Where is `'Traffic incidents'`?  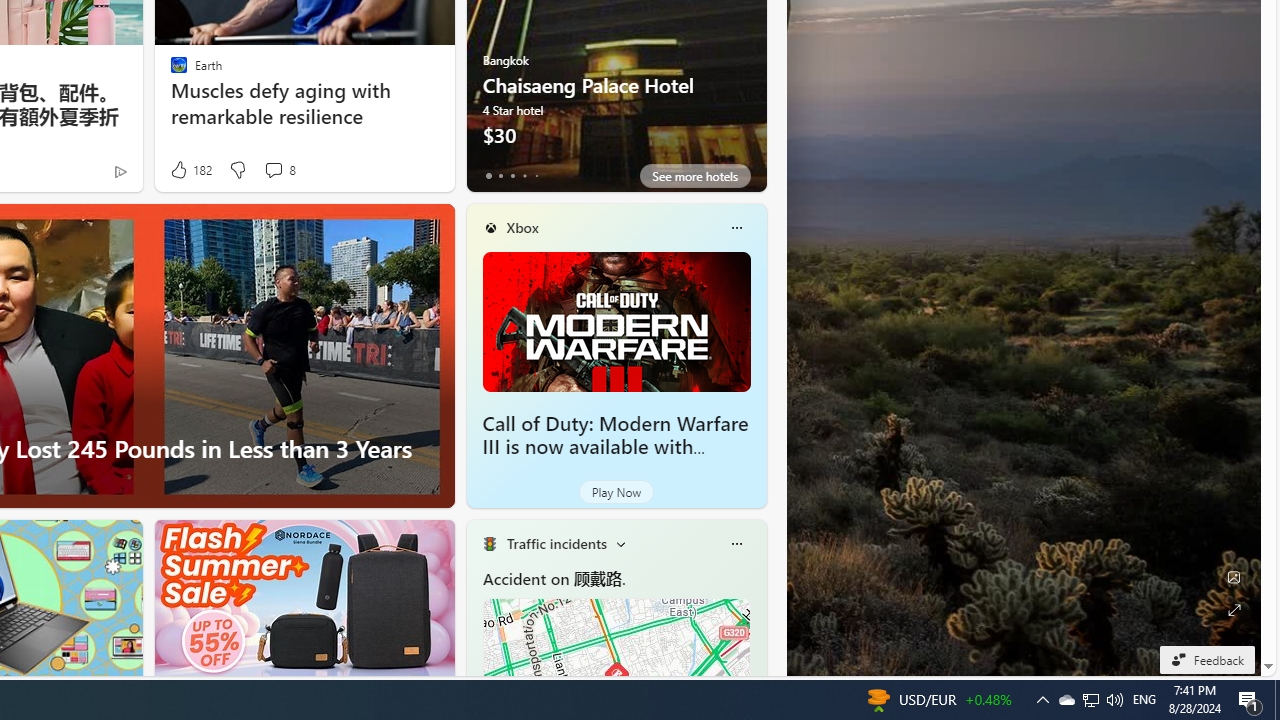
'Traffic incidents' is located at coordinates (556, 543).